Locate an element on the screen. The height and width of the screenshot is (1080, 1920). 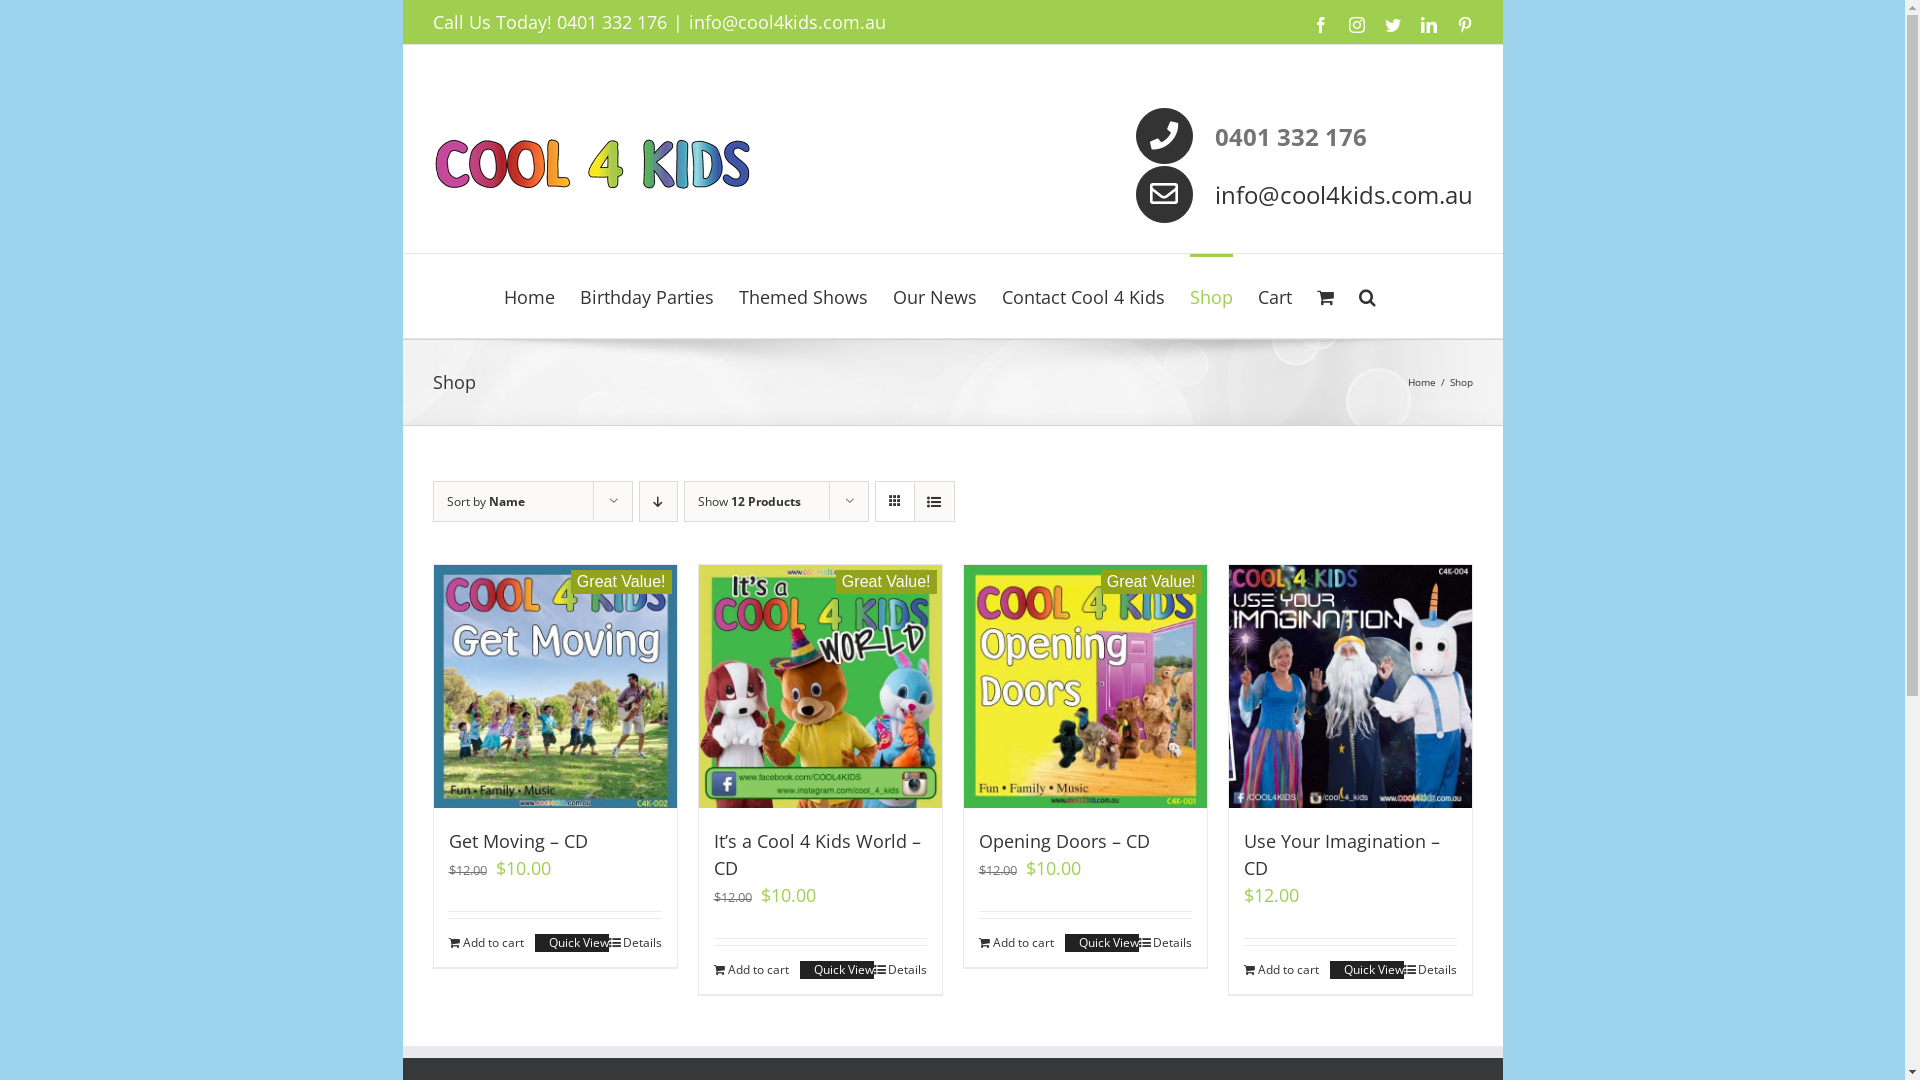
'Quick View' is located at coordinates (1366, 968).